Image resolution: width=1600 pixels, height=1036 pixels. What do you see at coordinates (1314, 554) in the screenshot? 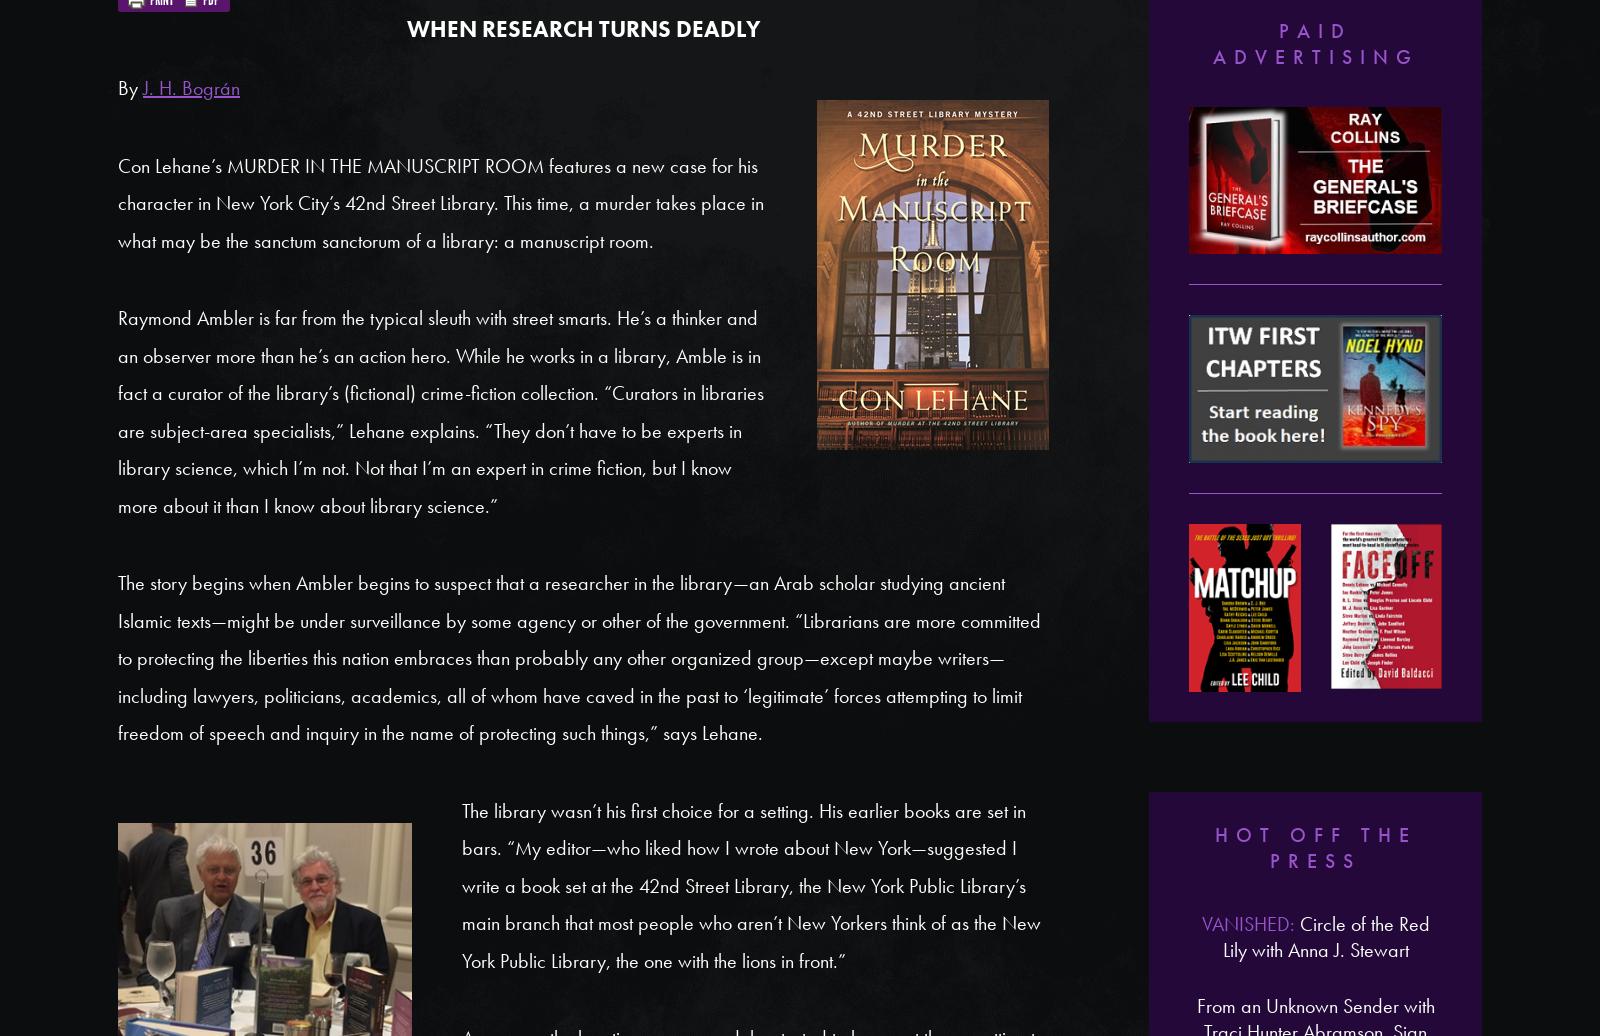
I see `'The Girl Who Lied'` at bounding box center [1314, 554].